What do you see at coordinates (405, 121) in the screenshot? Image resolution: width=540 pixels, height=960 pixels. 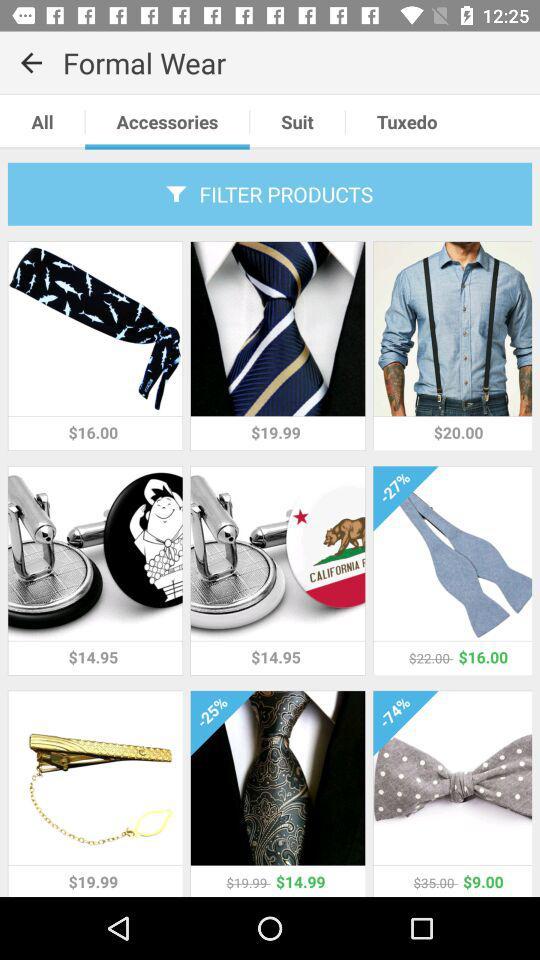 I see `tuxedo` at bounding box center [405, 121].